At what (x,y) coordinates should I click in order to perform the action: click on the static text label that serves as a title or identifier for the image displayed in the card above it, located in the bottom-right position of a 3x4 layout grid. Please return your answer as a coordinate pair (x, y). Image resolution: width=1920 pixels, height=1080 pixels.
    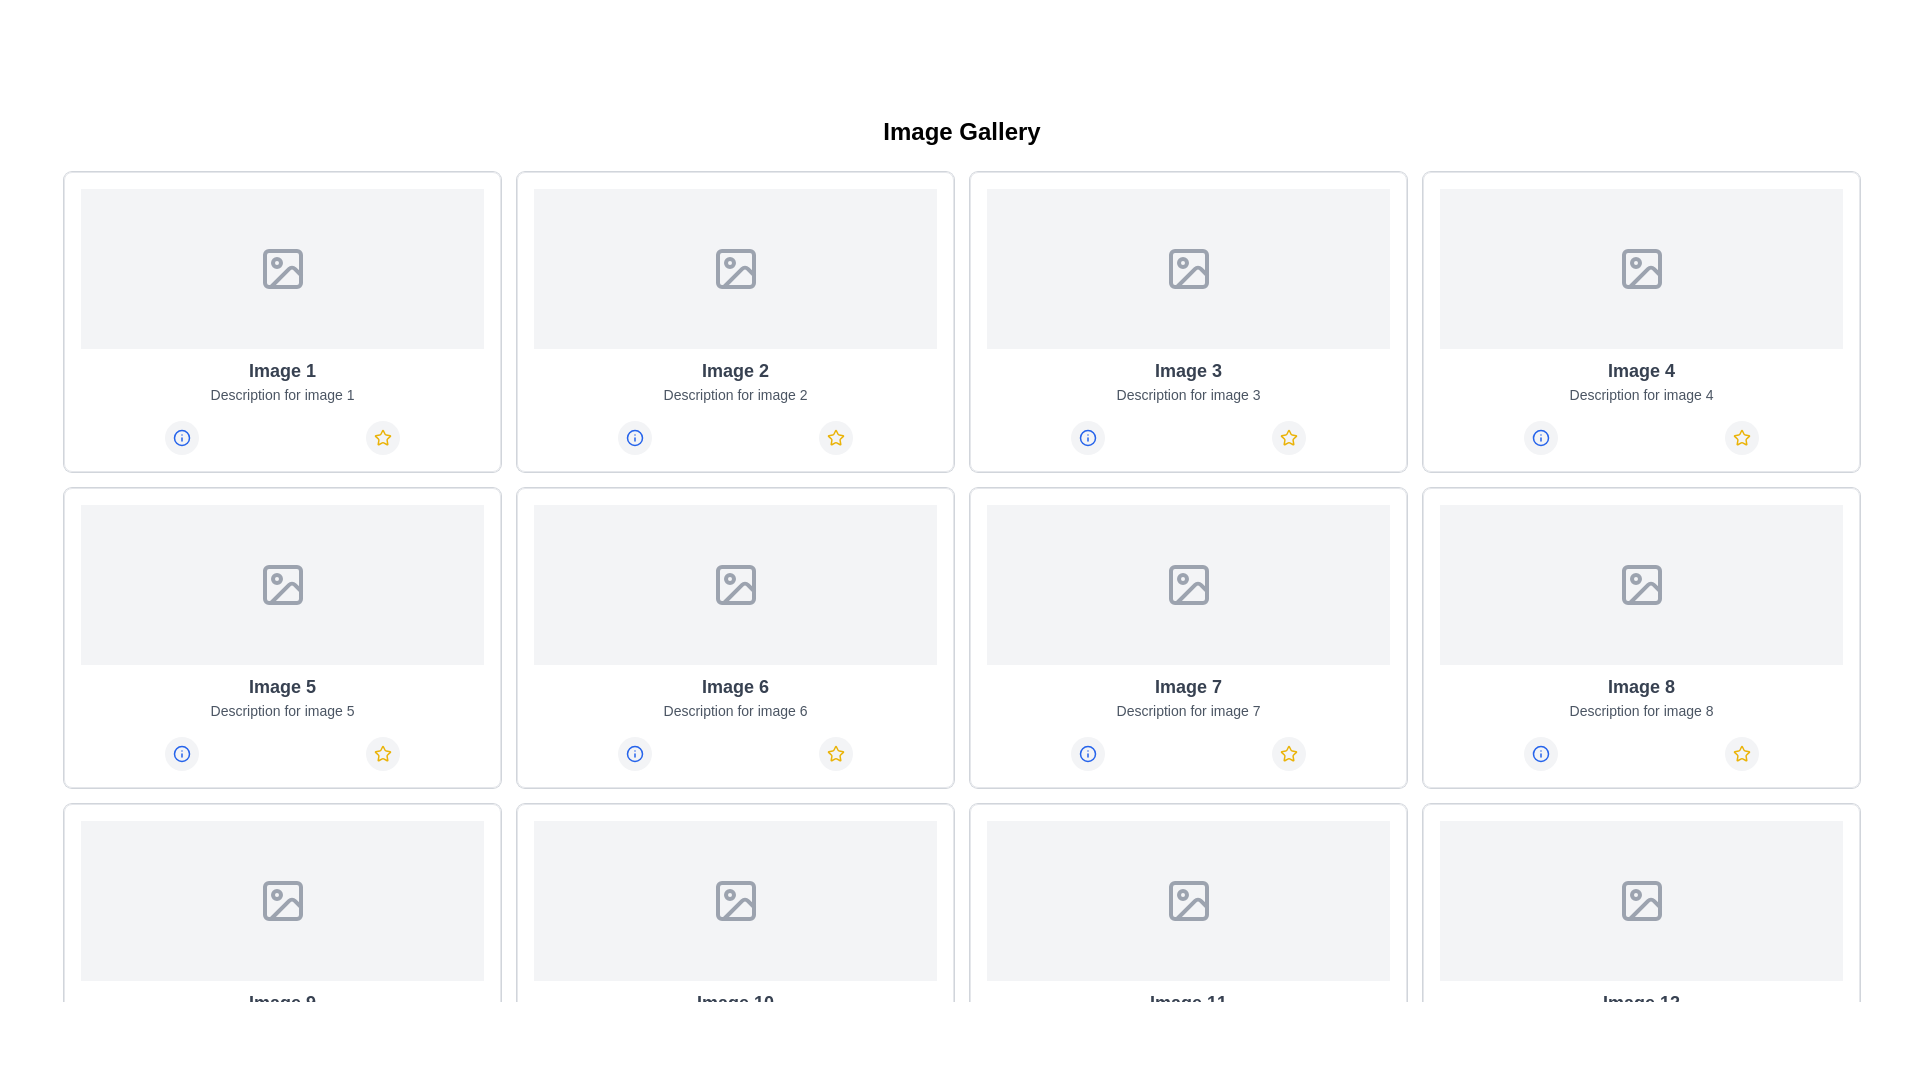
    Looking at the image, I should click on (1188, 1002).